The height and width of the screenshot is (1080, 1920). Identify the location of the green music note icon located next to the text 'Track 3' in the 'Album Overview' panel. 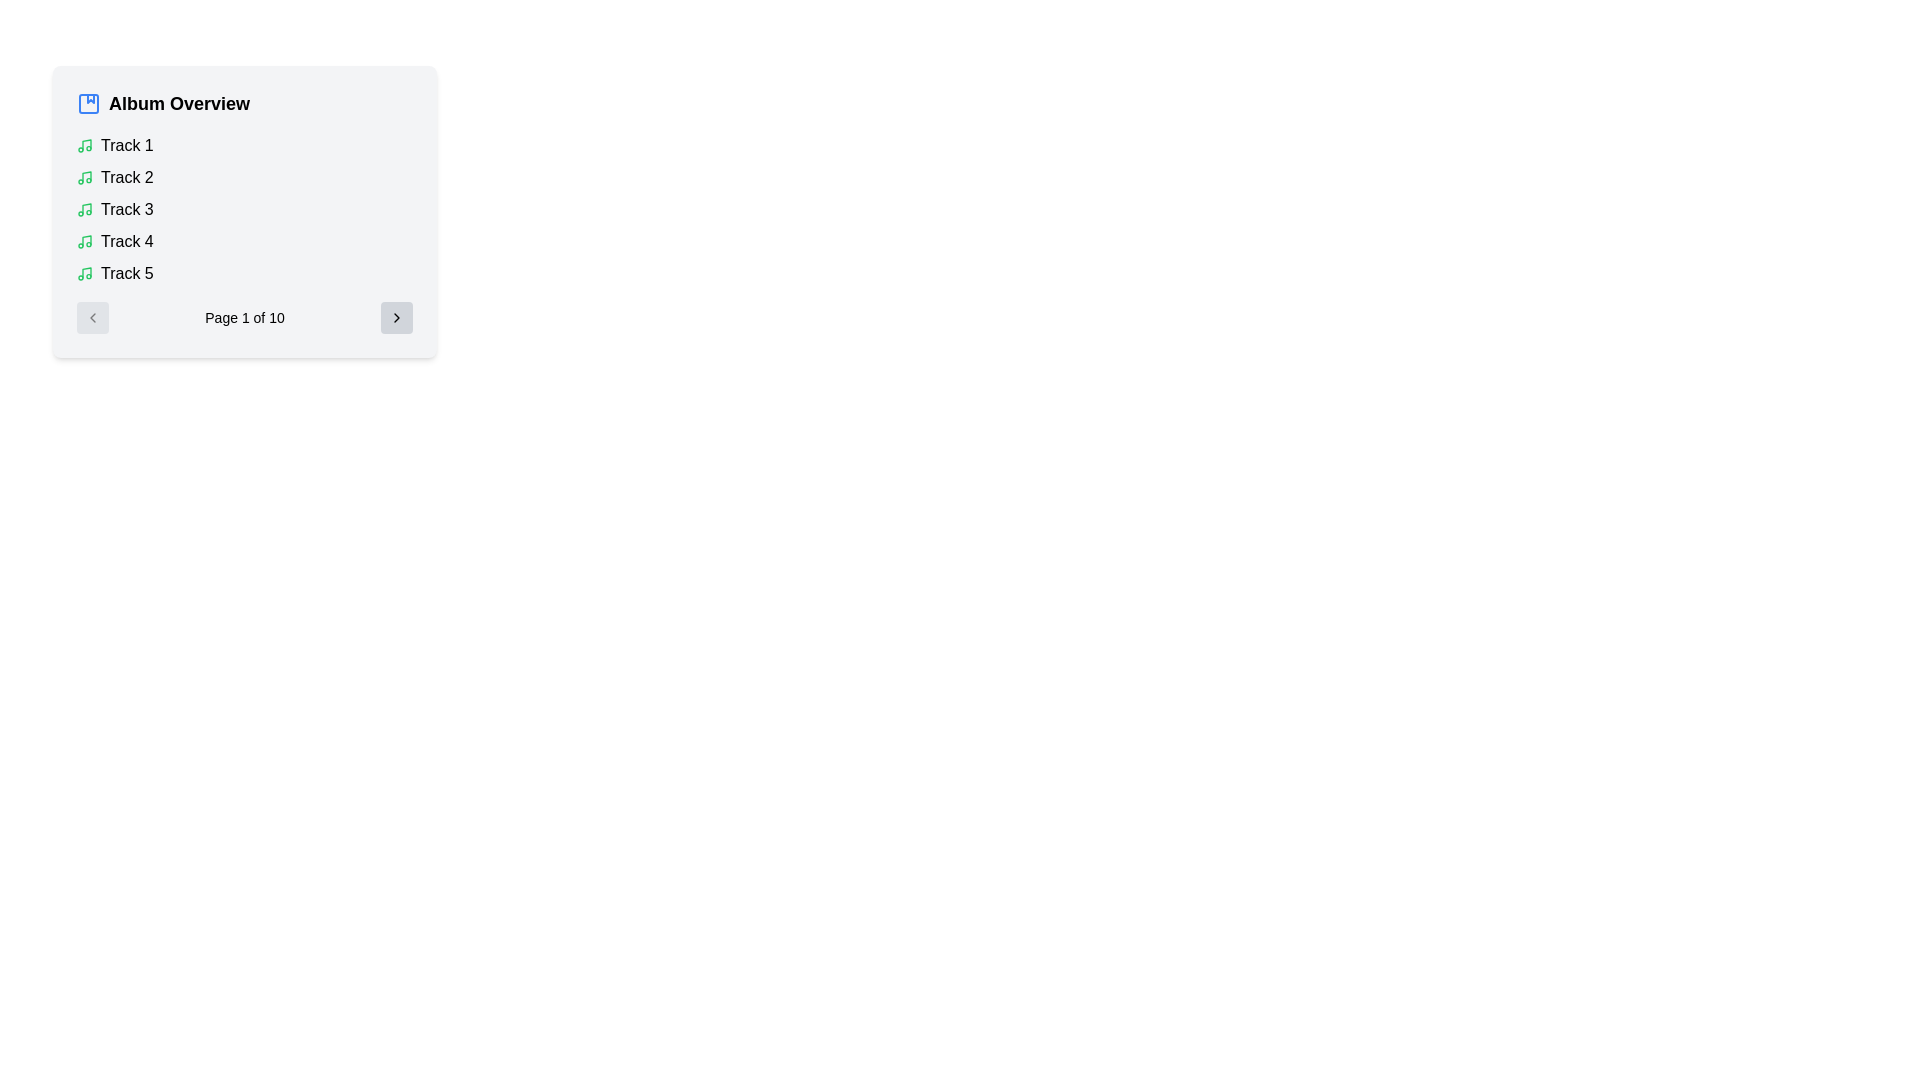
(84, 209).